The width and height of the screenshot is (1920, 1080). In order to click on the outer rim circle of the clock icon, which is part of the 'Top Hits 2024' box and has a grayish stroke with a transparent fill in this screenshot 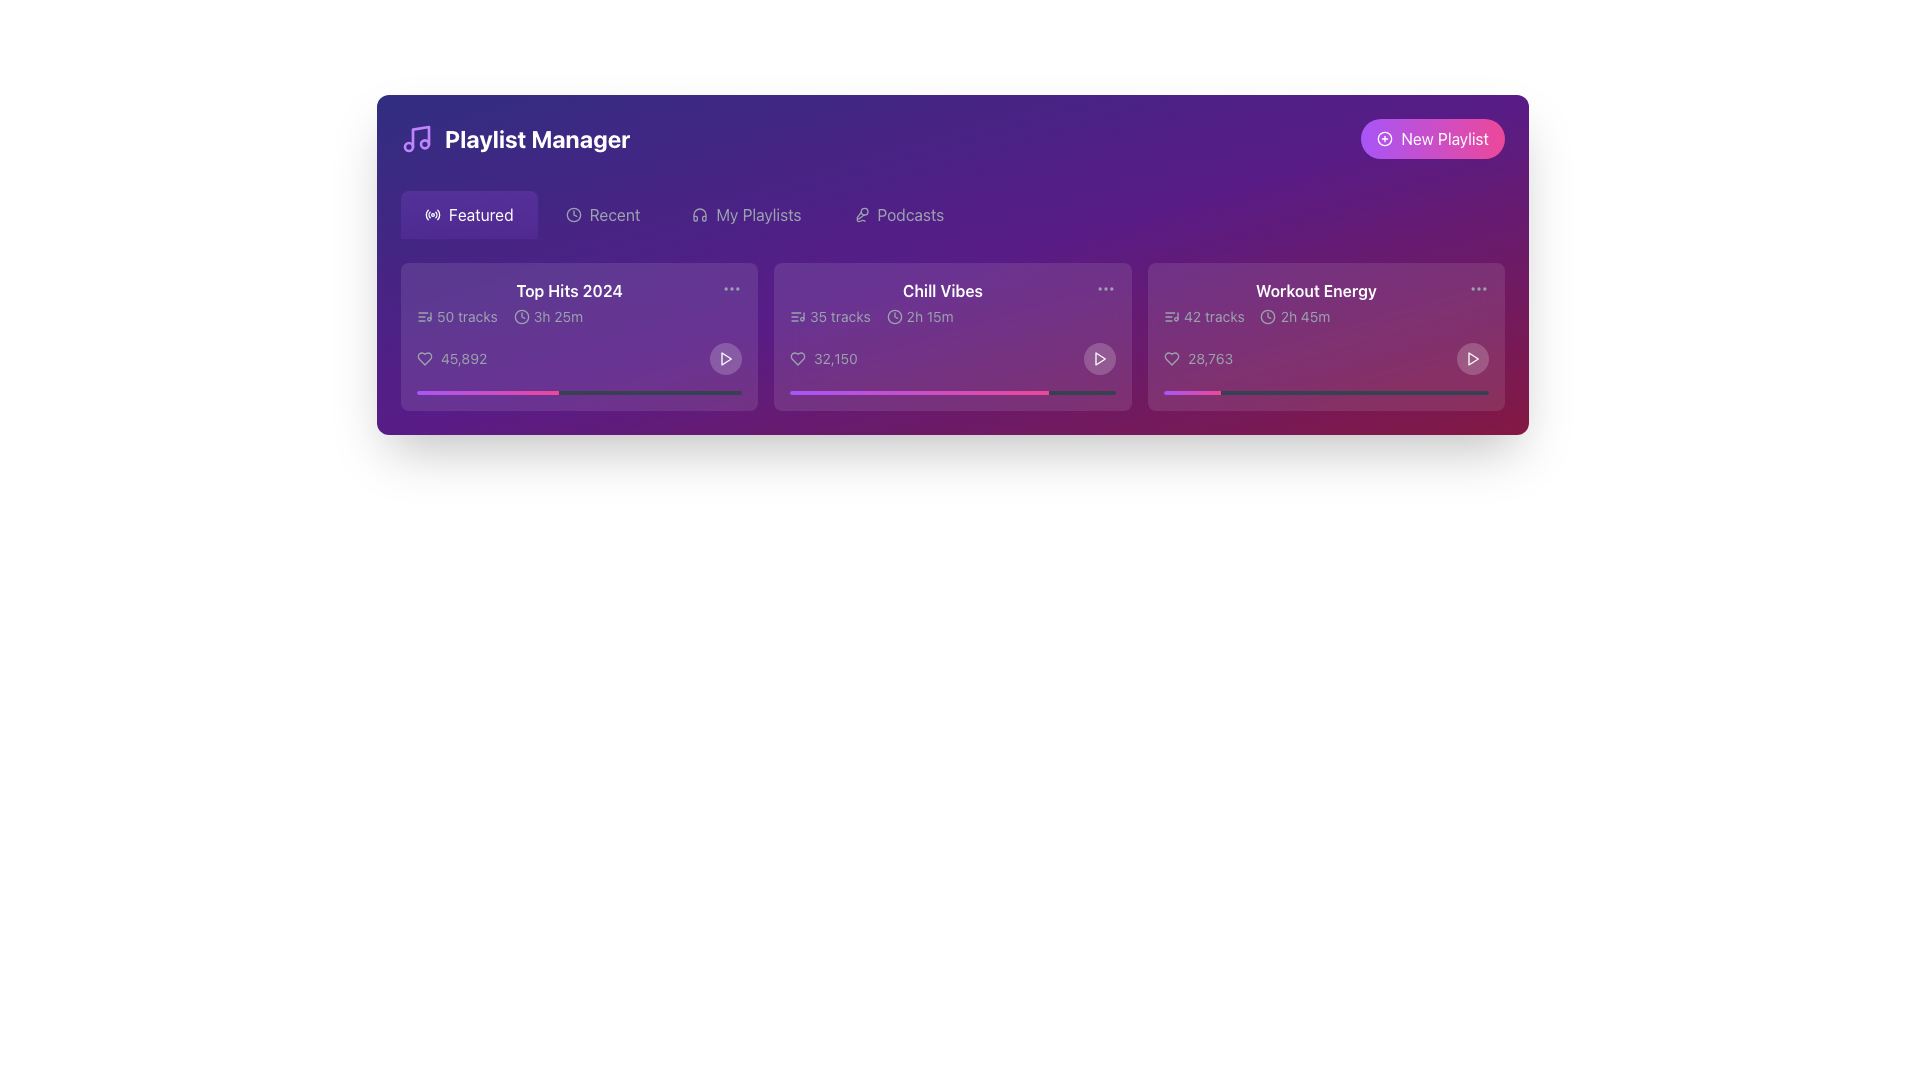, I will do `click(521, 315)`.